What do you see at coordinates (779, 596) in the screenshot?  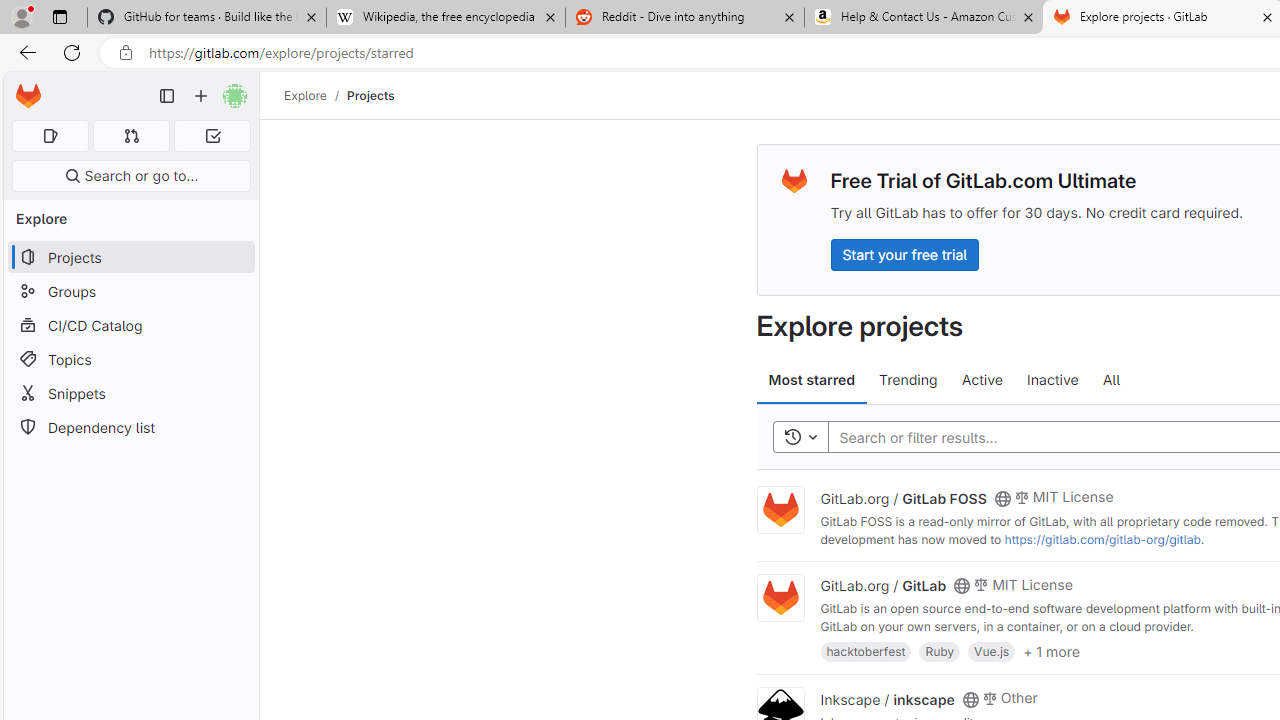 I see `'Class: project'` at bounding box center [779, 596].